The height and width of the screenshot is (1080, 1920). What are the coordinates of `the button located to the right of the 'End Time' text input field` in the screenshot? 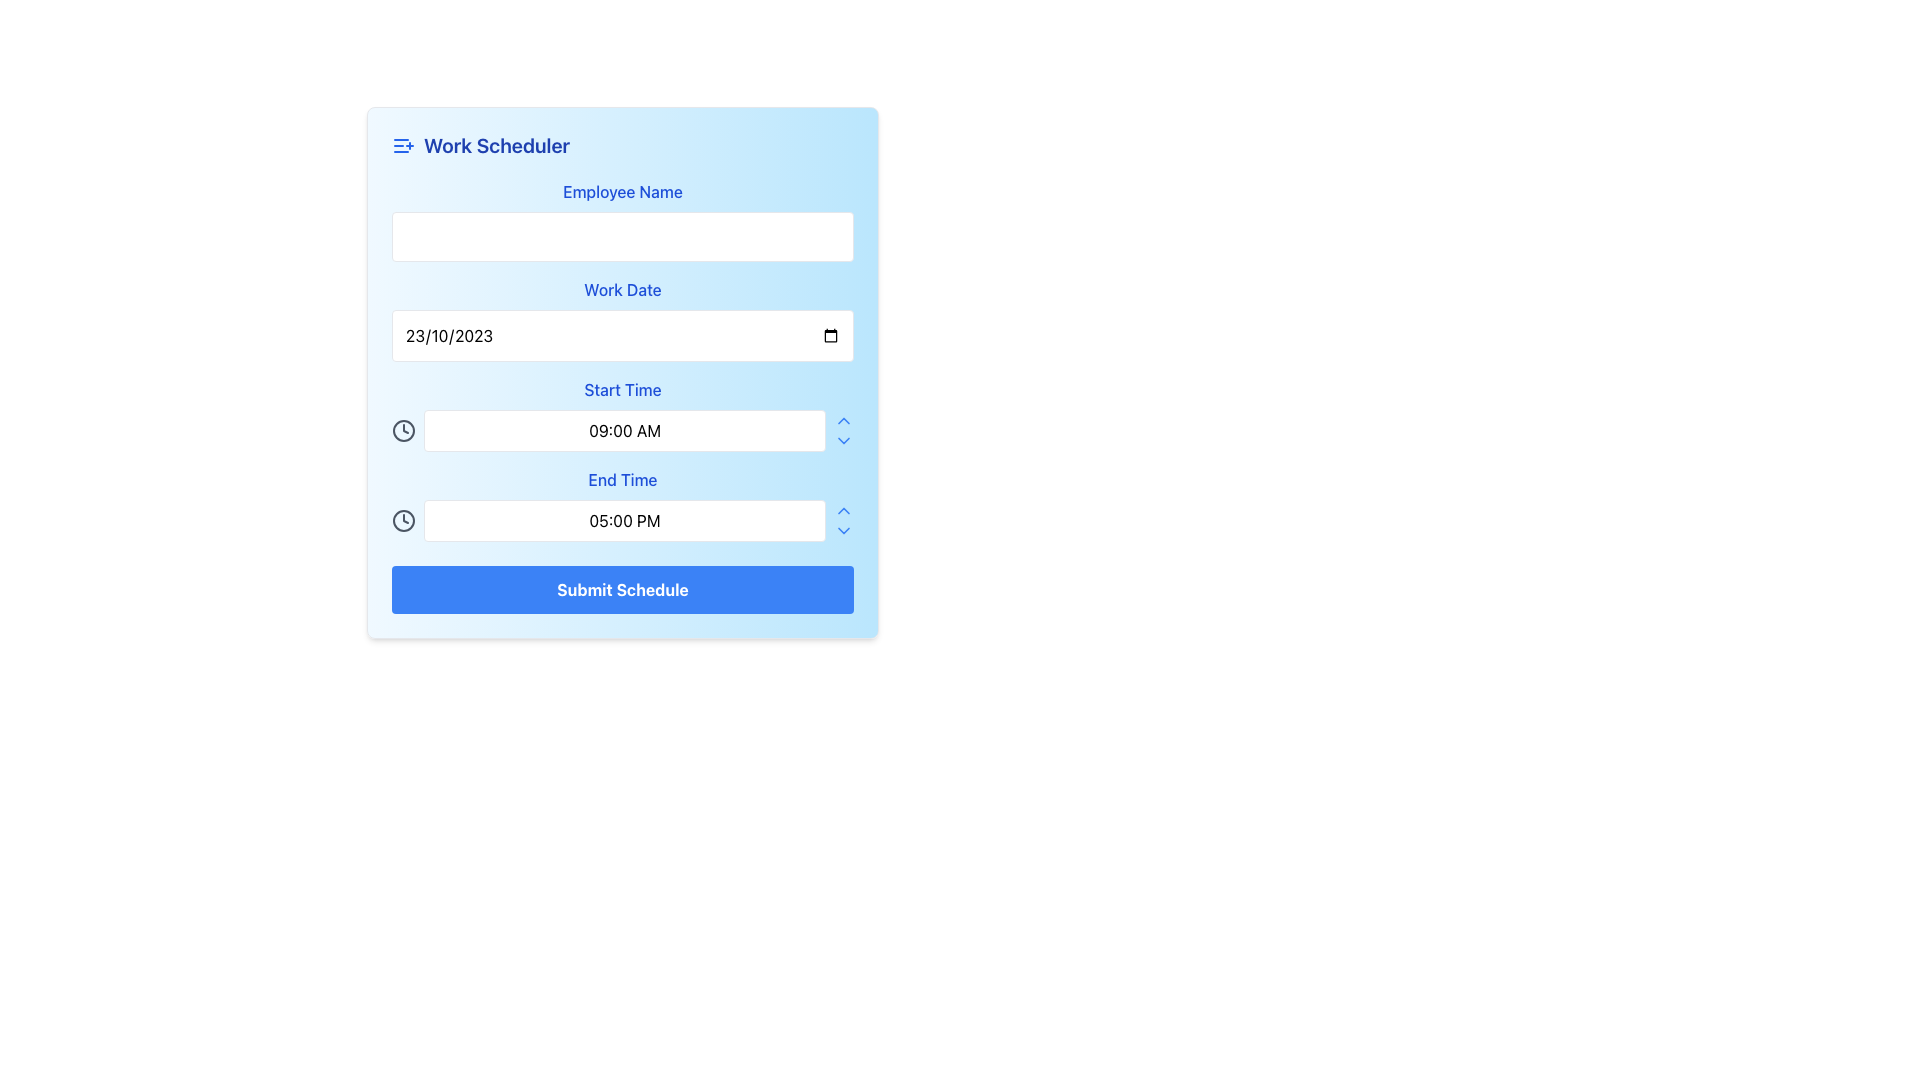 It's located at (844, 530).